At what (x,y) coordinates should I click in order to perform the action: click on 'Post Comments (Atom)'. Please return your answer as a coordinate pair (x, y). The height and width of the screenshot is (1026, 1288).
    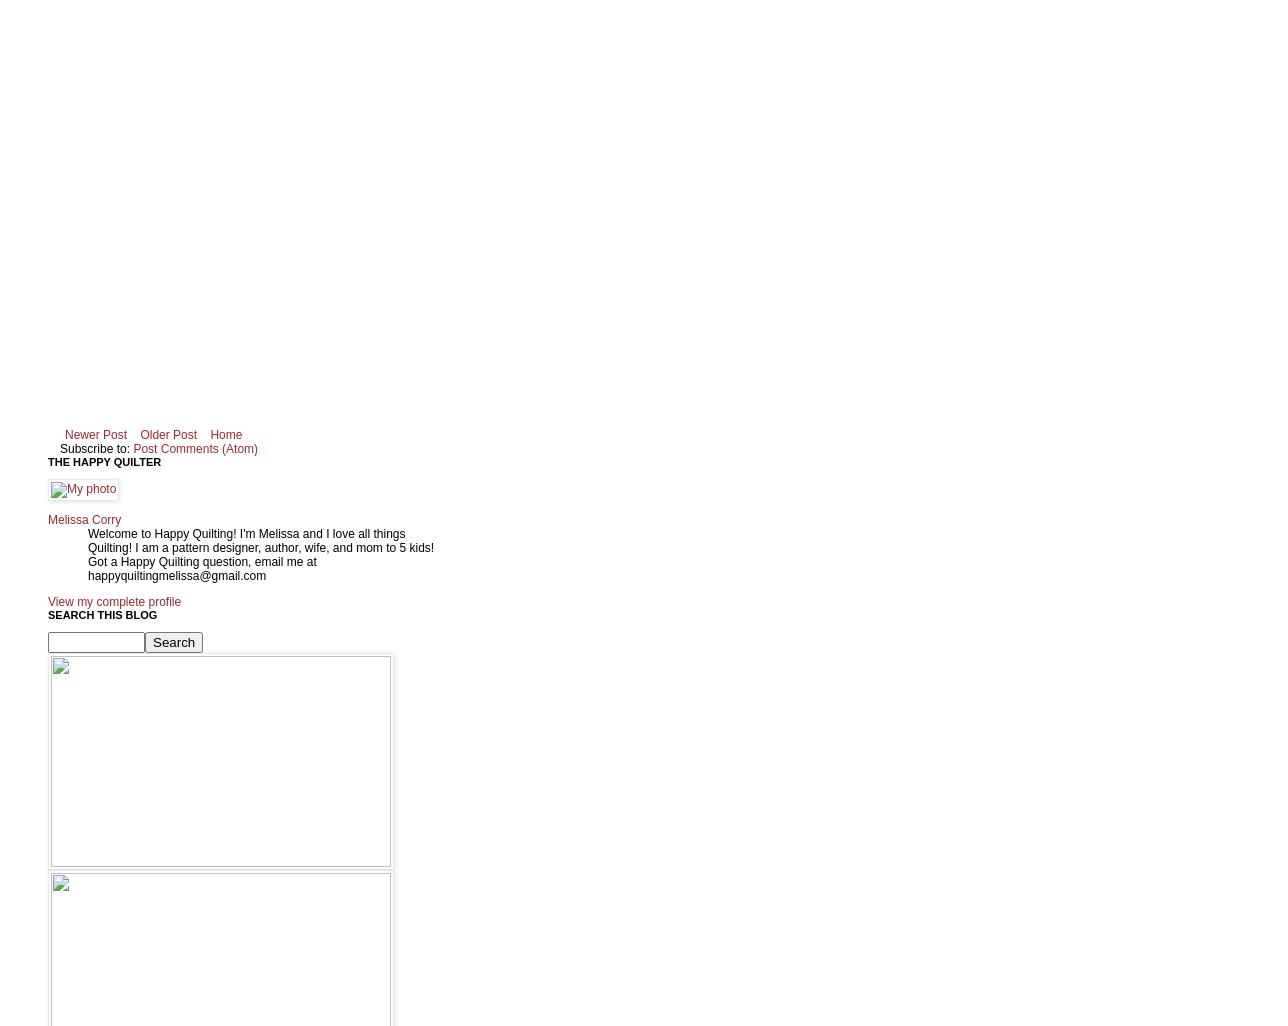
    Looking at the image, I should click on (195, 447).